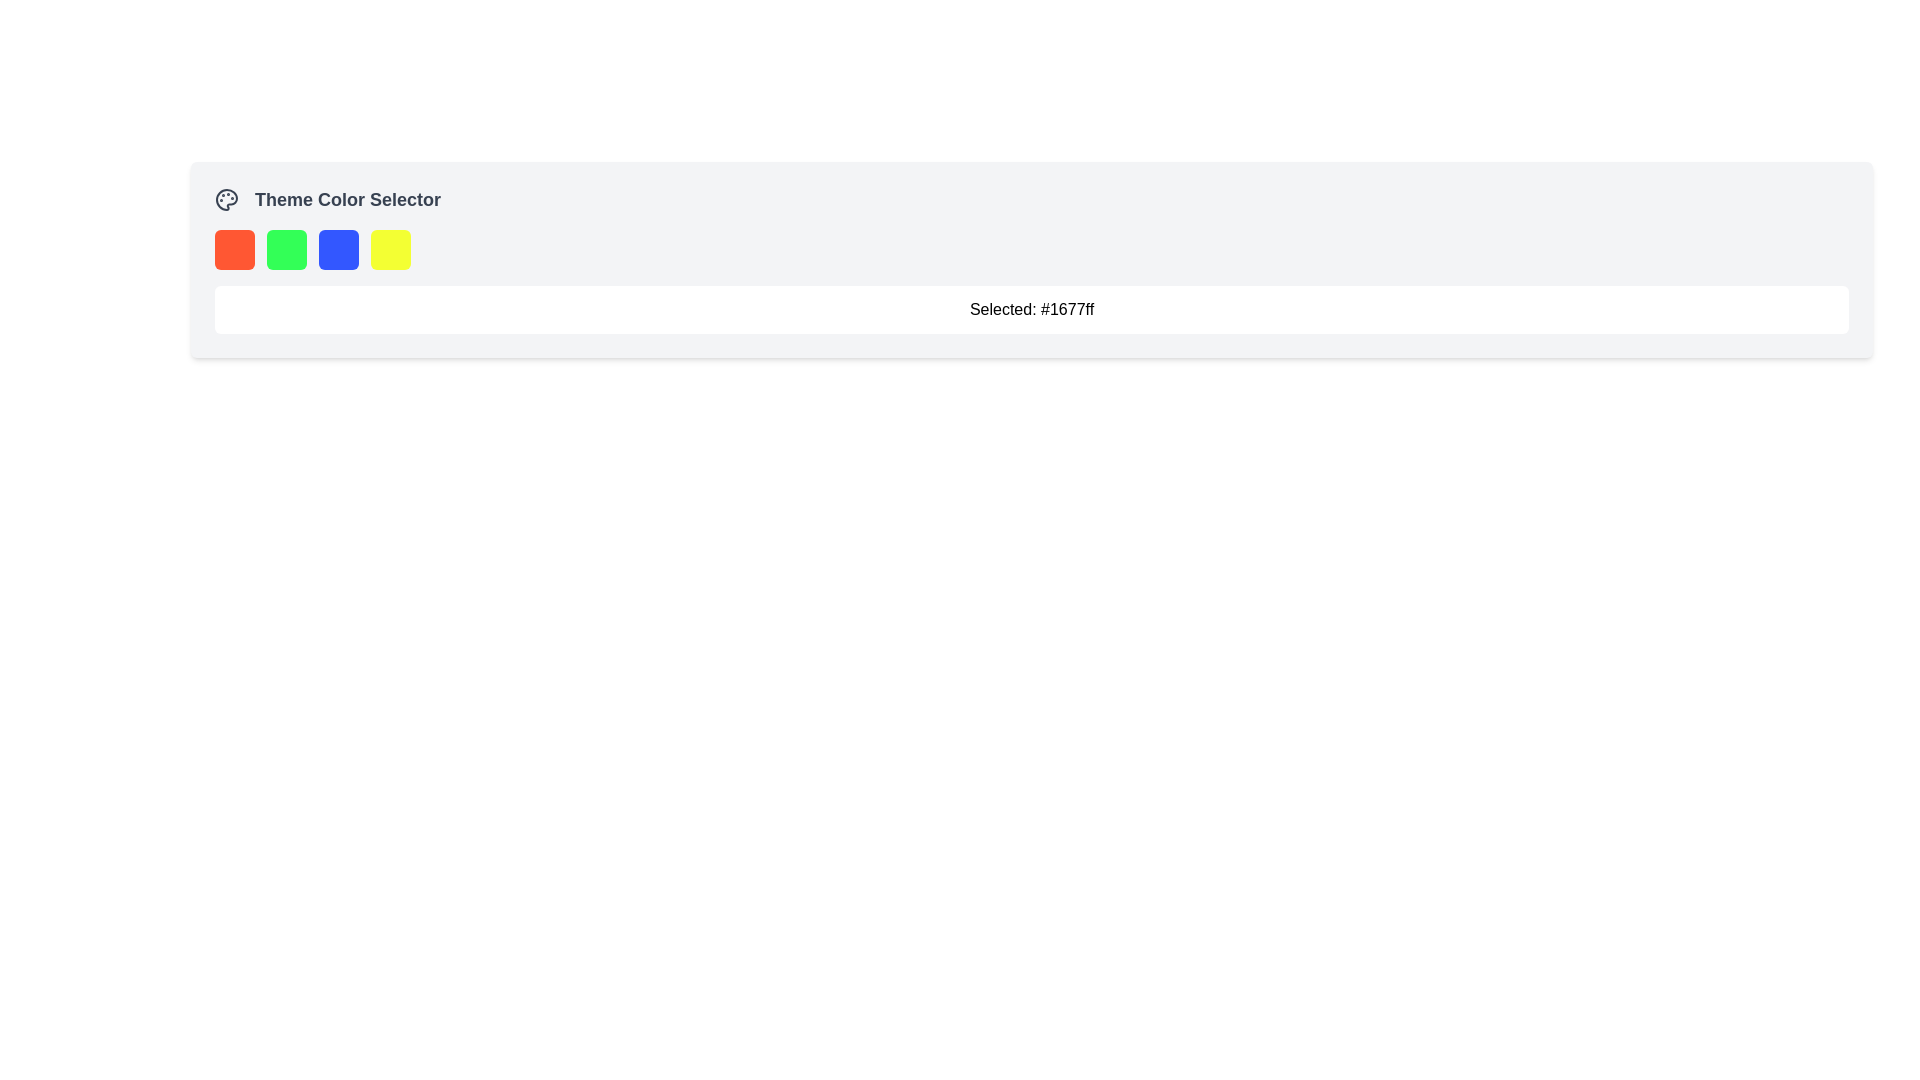 The height and width of the screenshot is (1080, 1920). What do you see at coordinates (235, 249) in the screenshot?
I see `the vibrant orange-red color selection button located in the Theme Color Selector section` at bounding box center [235, 249].